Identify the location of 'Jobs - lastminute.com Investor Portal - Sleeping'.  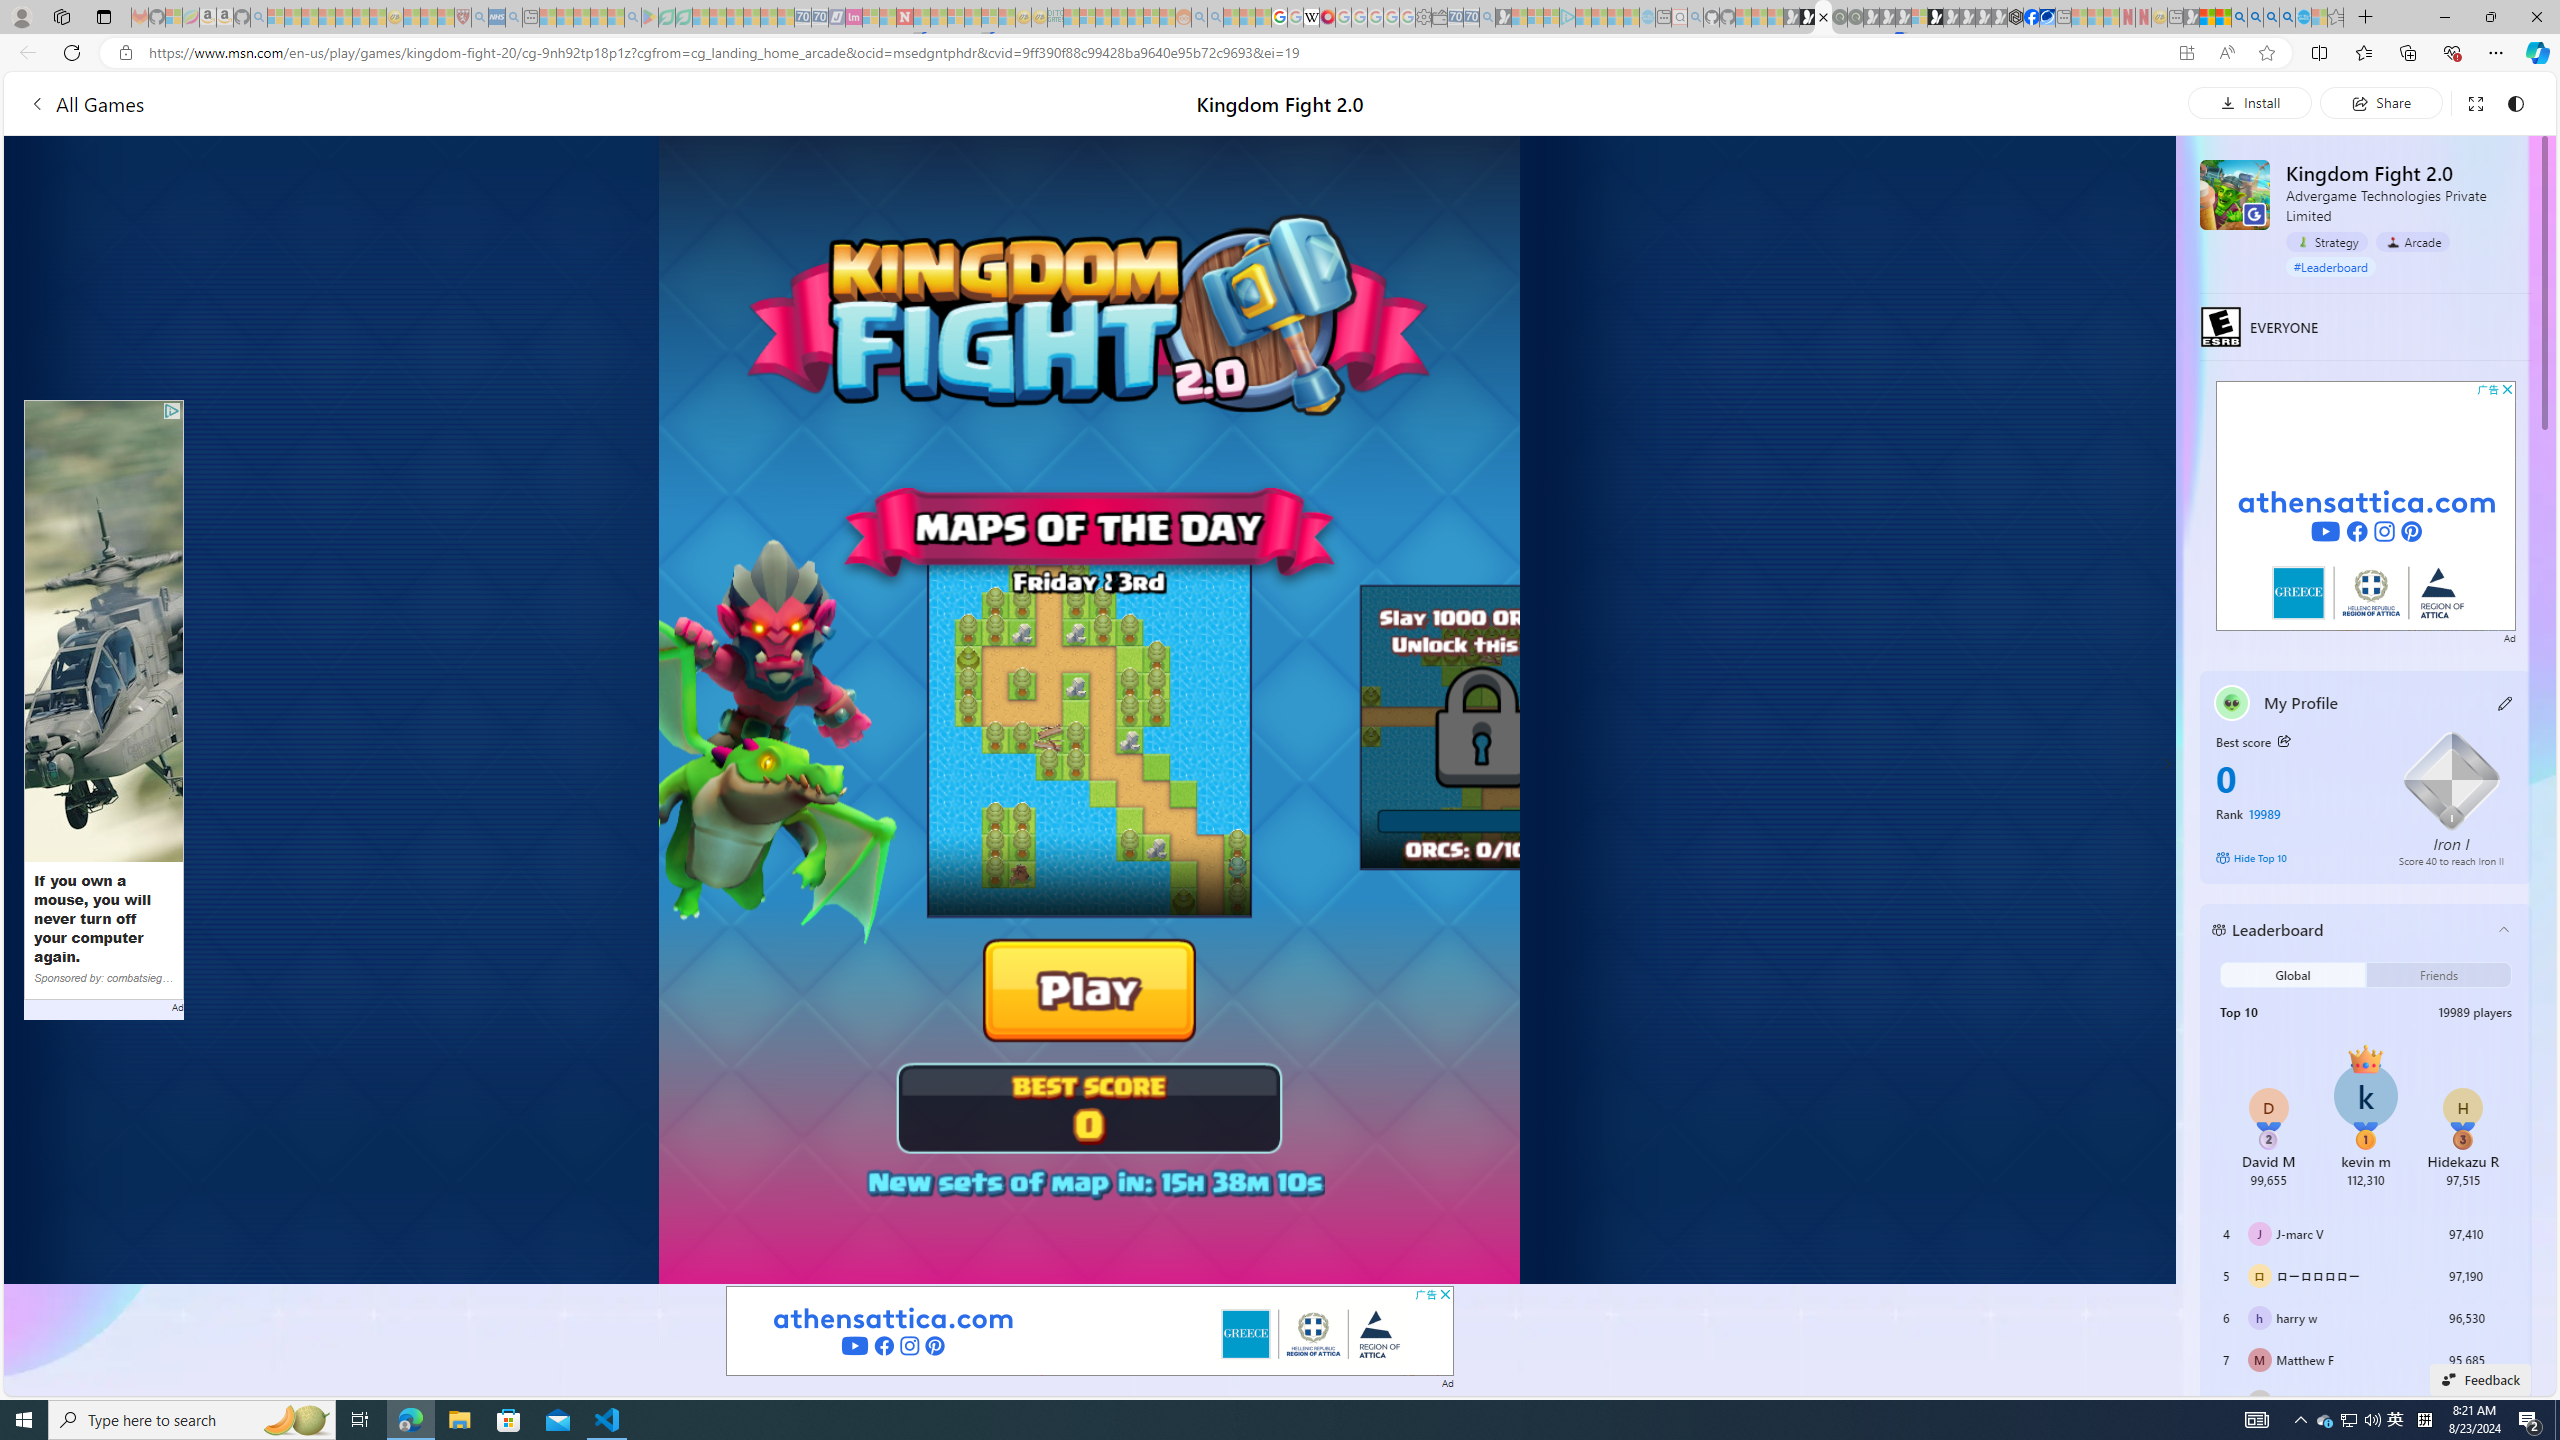
(852, 16).